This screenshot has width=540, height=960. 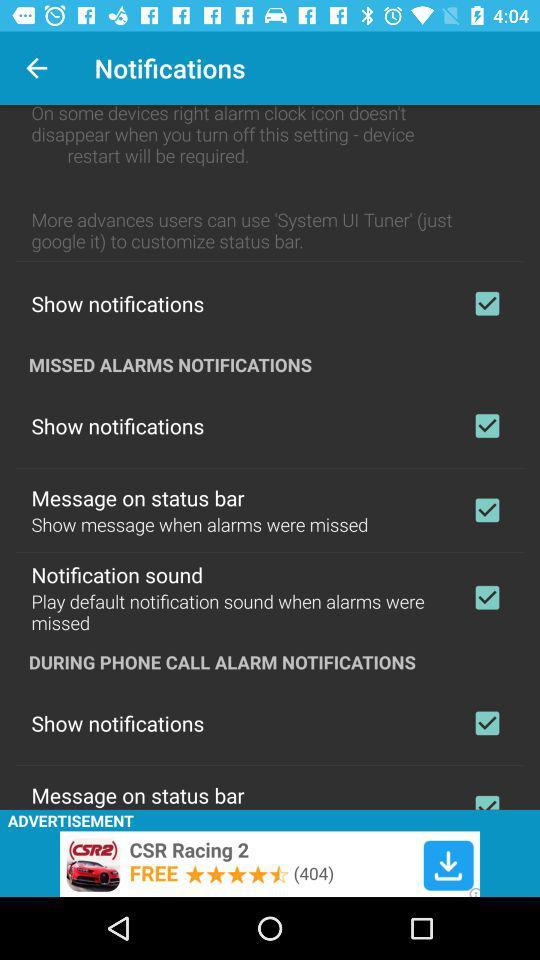 What do you see at coordinates (486, 509) in the screenshot?
I see `carroct botten` at bounding box center [486, 509].